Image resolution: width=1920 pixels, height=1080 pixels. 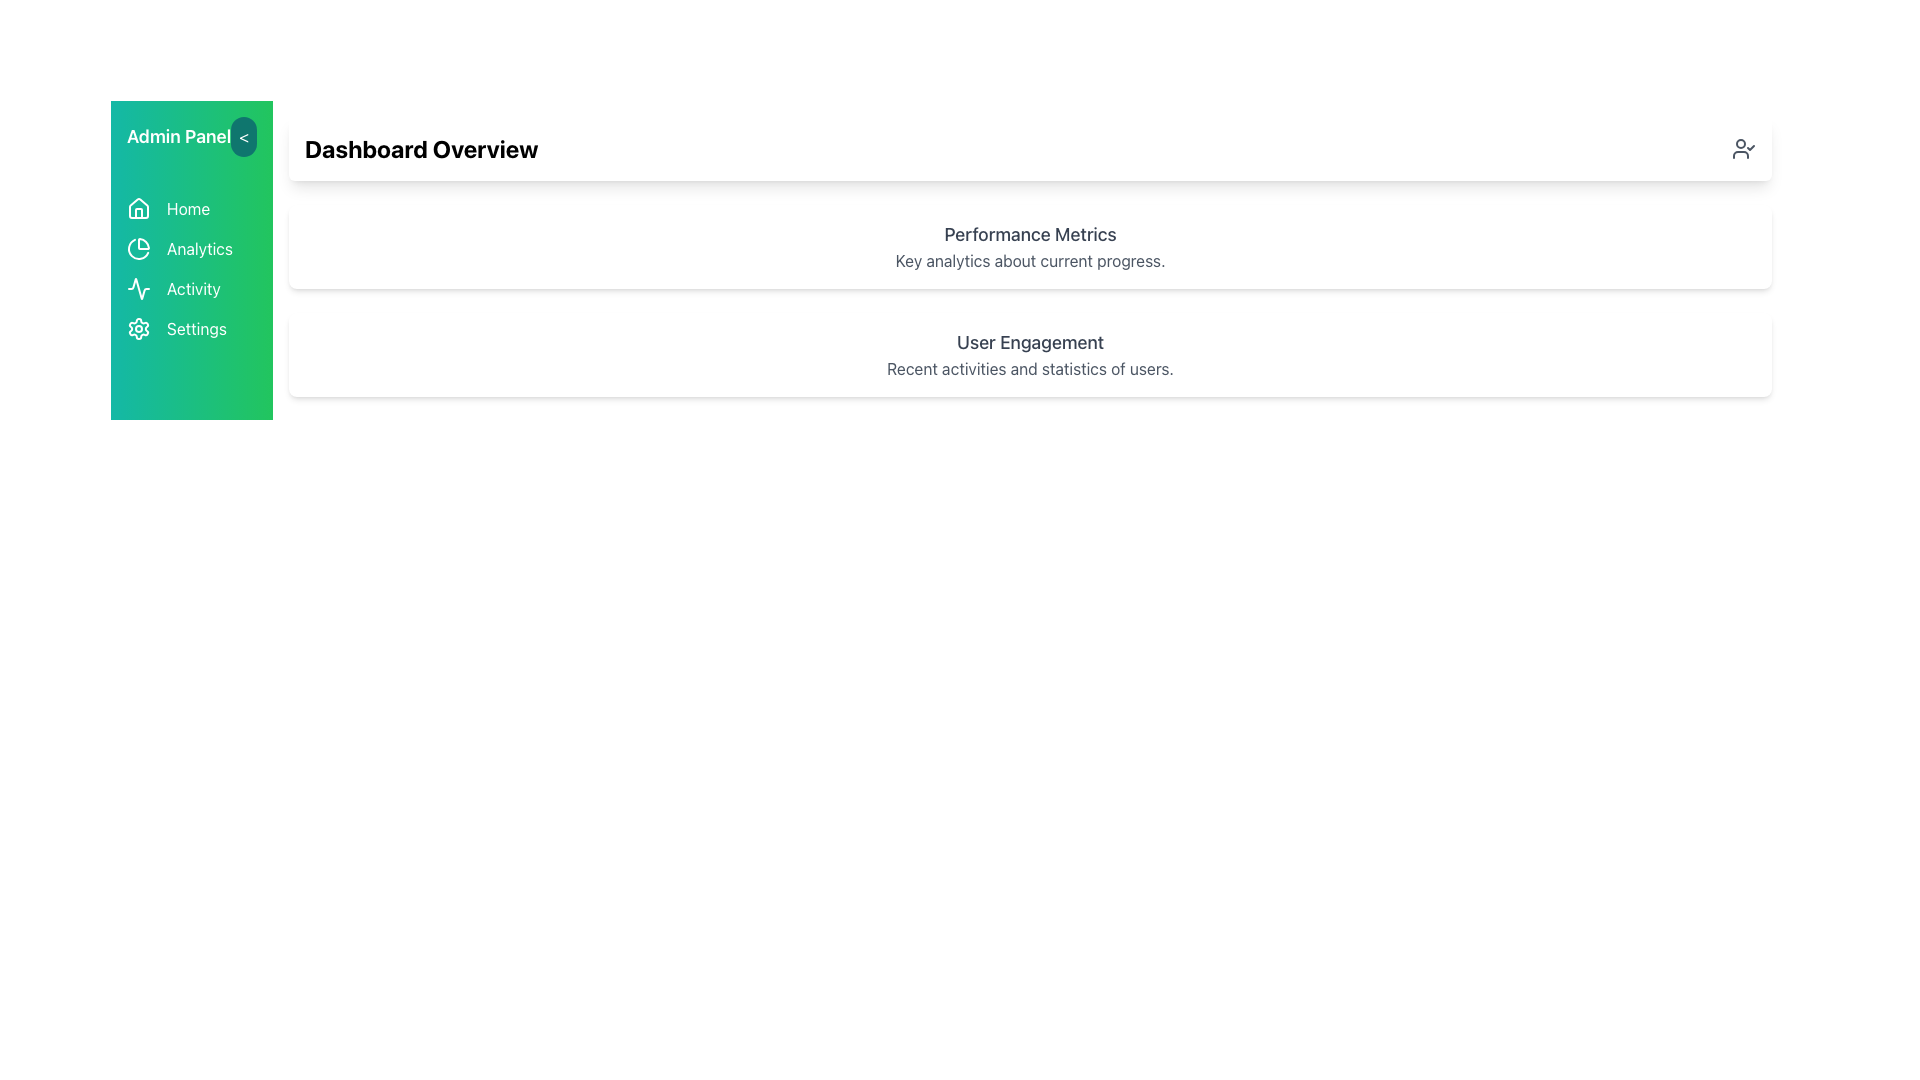 What do you see at coordinates (138, 327) in the screenshot?
I see `the 'Settings' icon located in the vertical menu on the left-hand side, fourth beneath the 'Admin Panel' title` at bounding box center [138, 327].